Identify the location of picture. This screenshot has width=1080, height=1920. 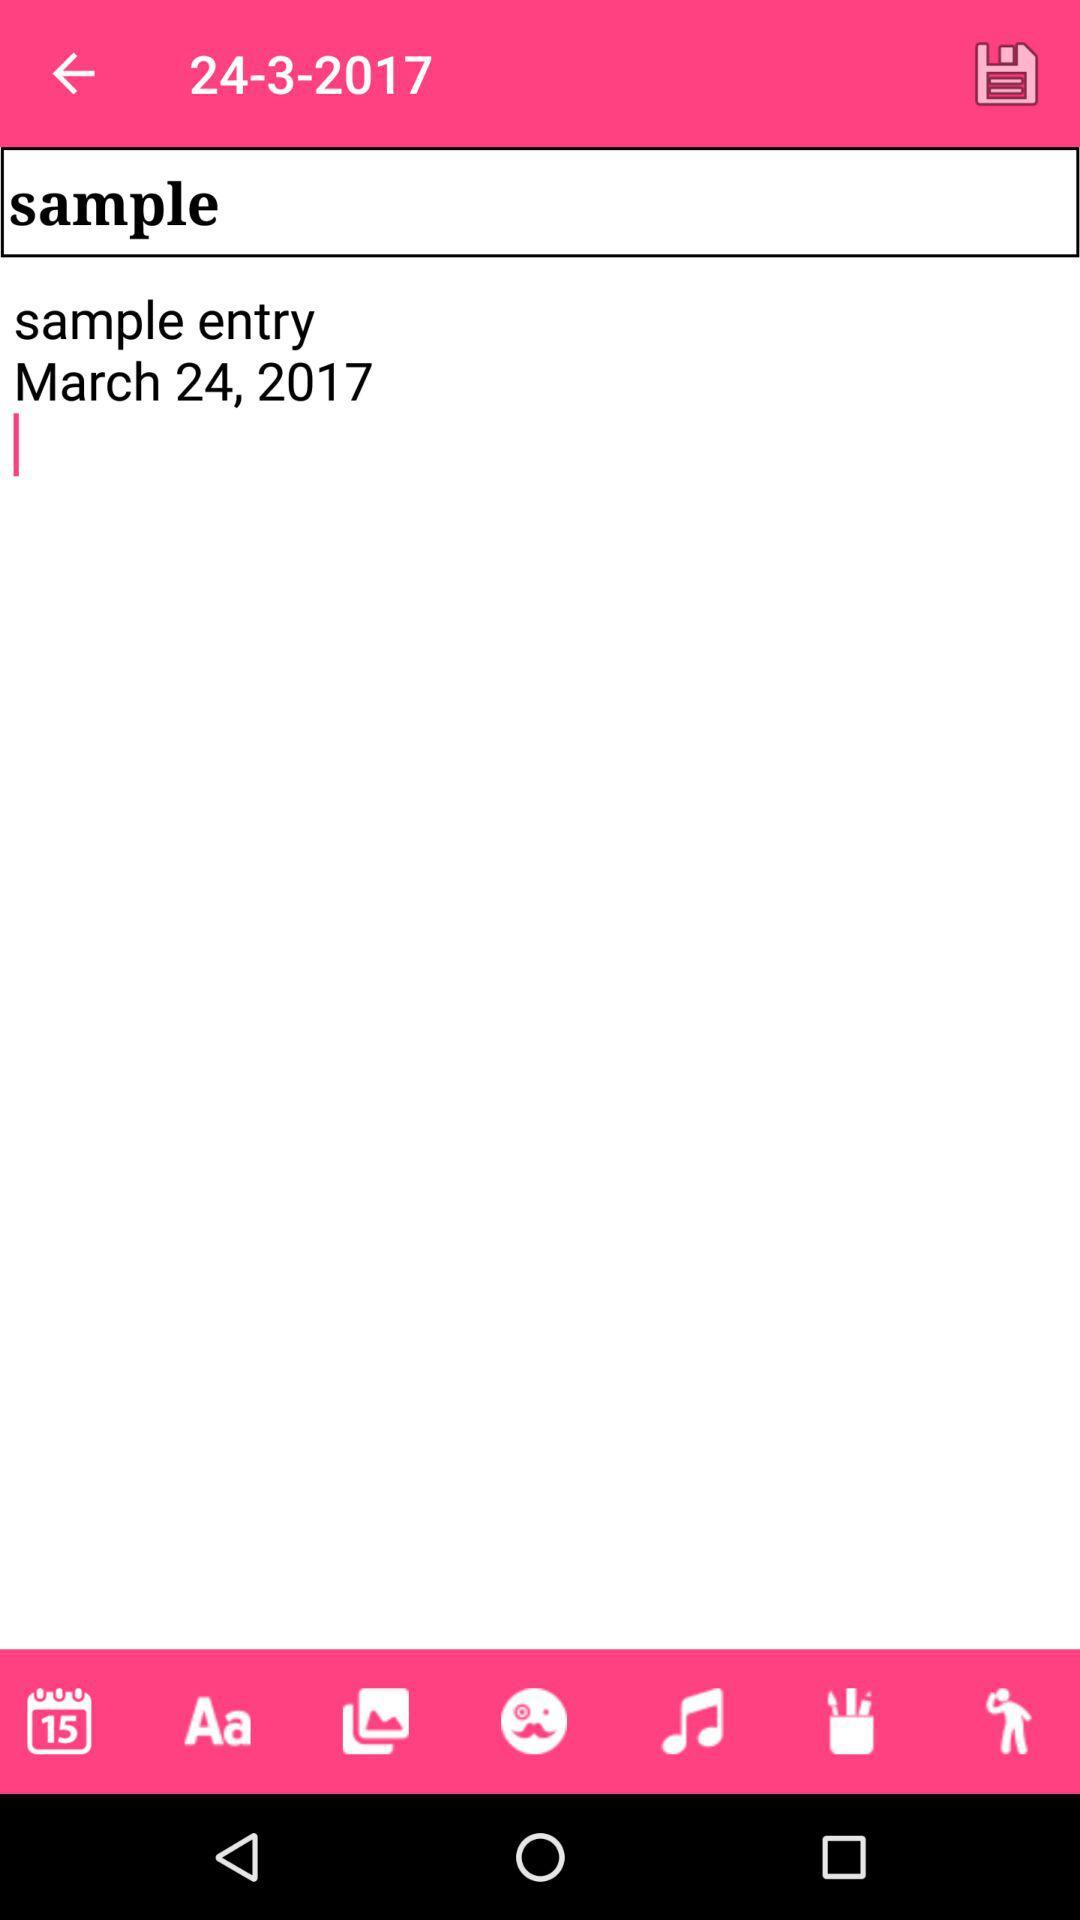
(375, 1720).